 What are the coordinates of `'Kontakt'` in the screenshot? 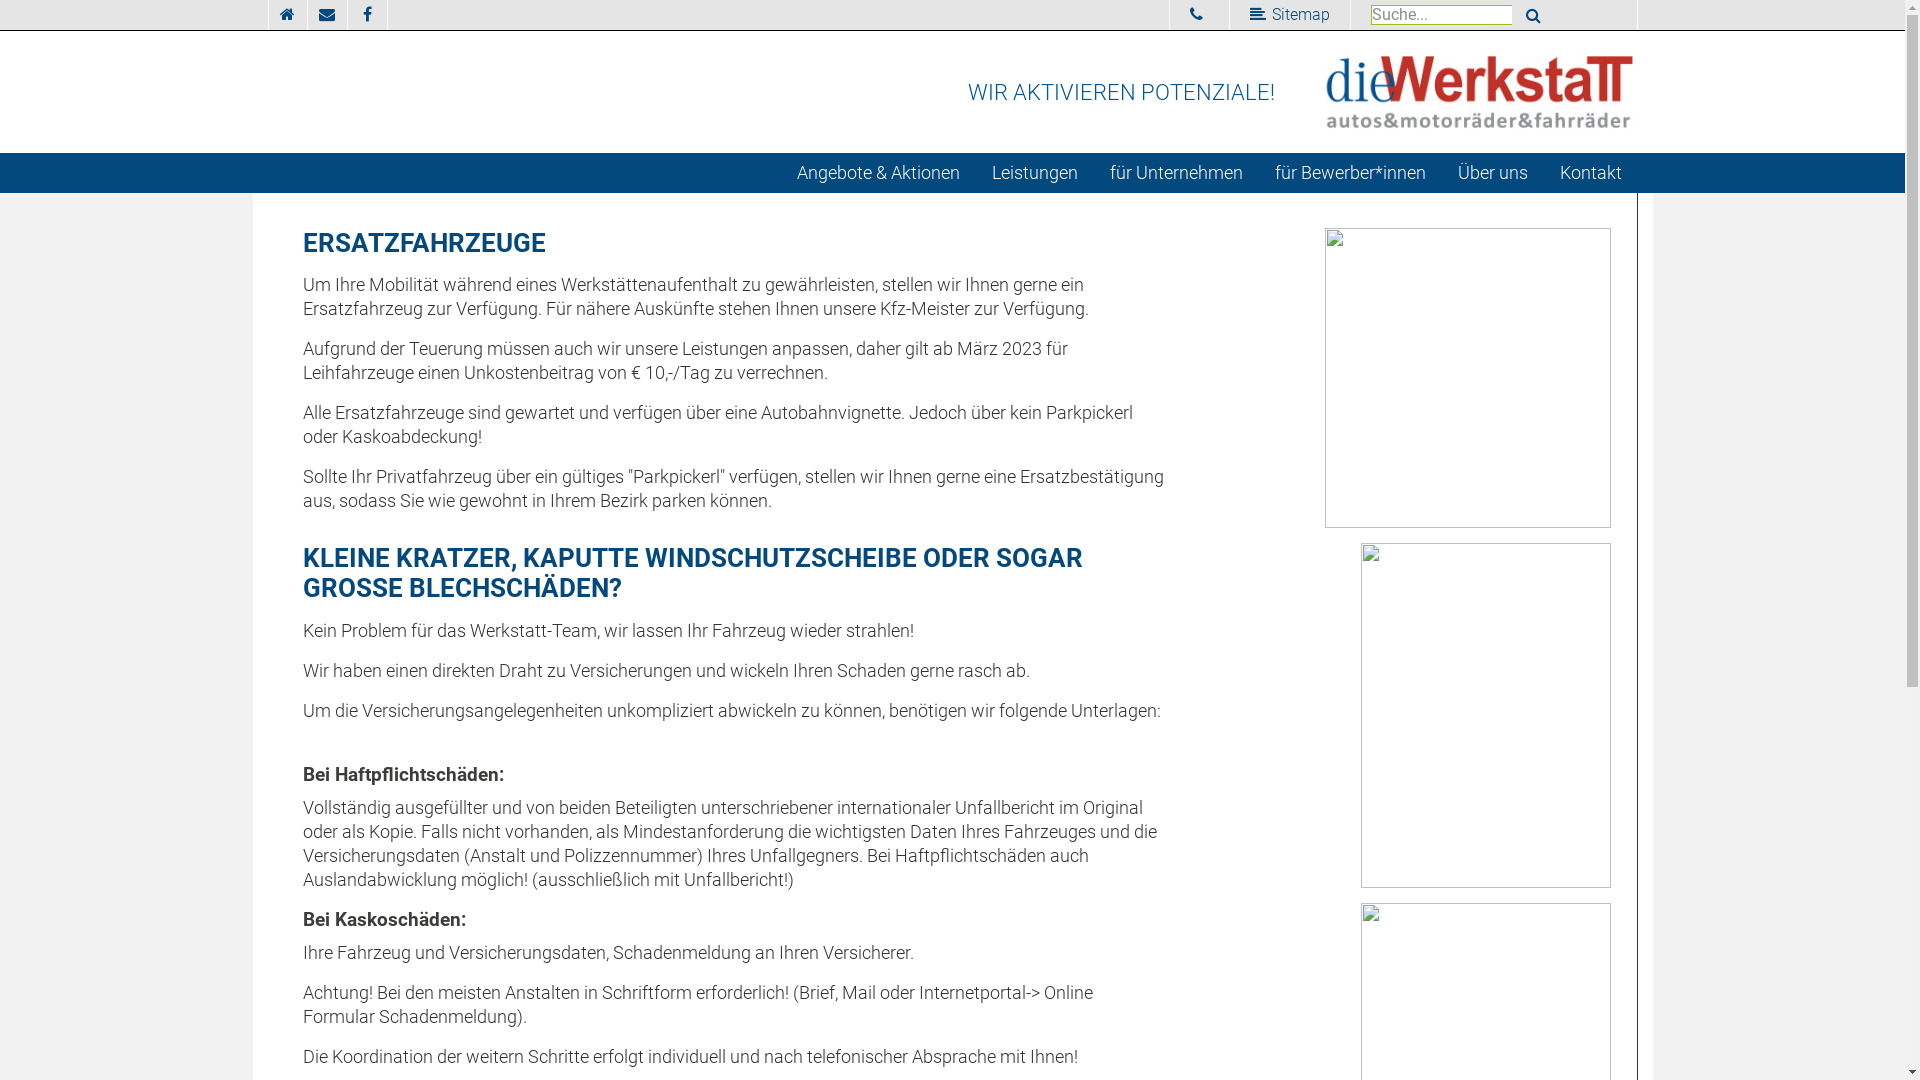 It's located at (1589, 172).